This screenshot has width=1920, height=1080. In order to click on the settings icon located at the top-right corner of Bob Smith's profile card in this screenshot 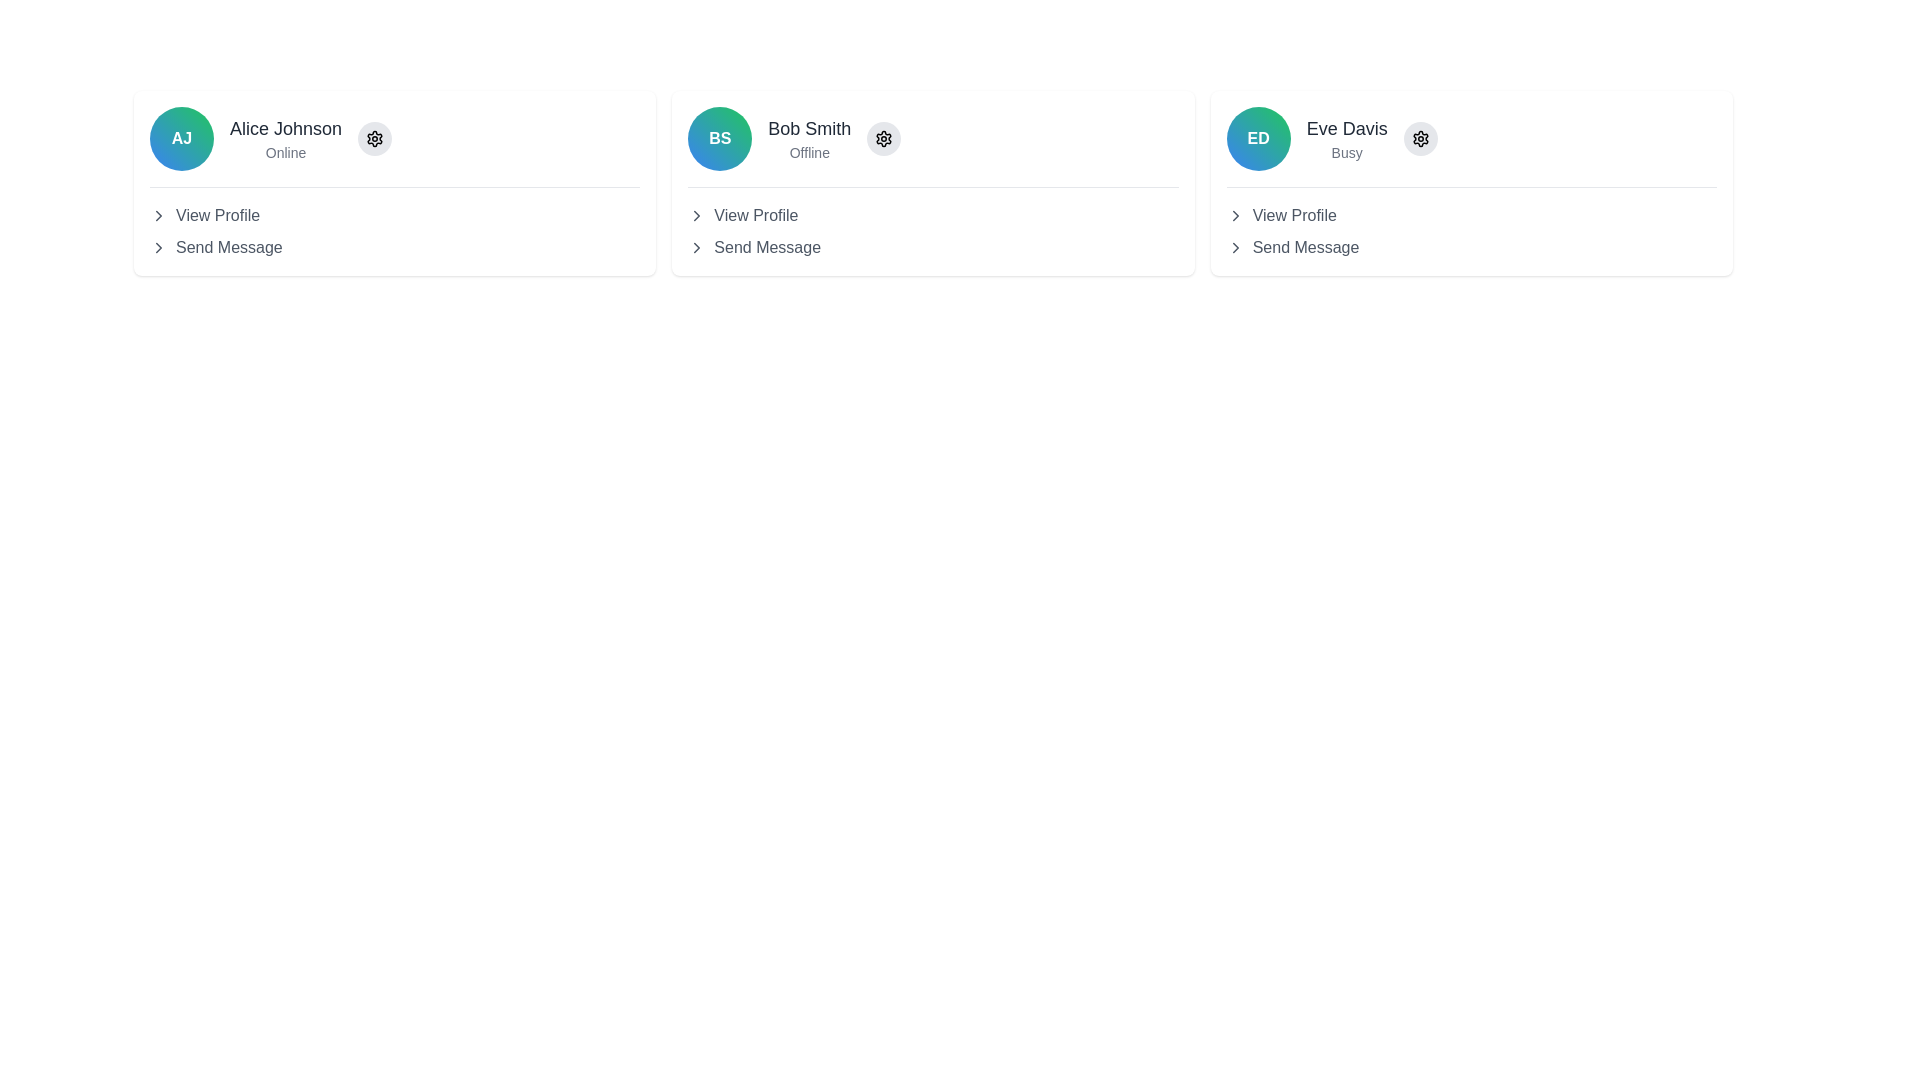, I will do `click(883, 137)`.